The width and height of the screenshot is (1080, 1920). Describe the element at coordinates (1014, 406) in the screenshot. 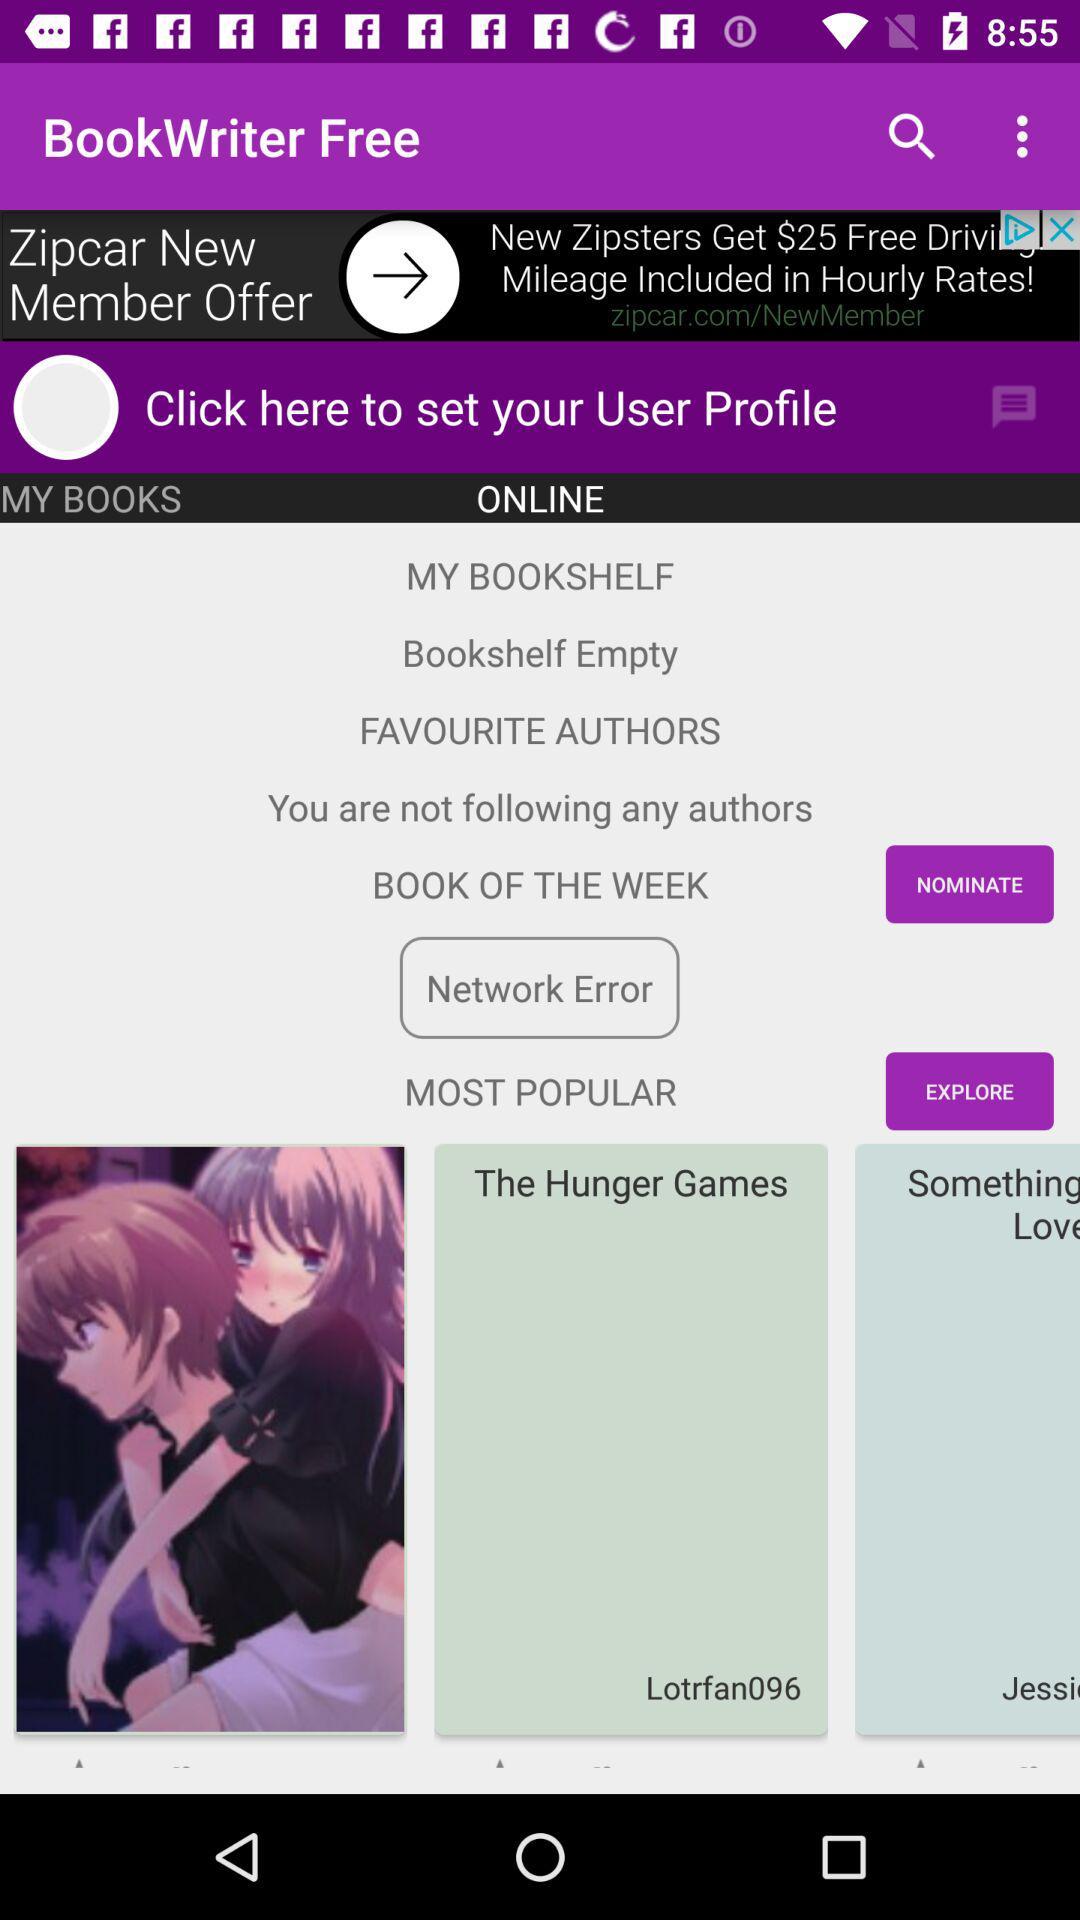

I see `the chat icon` at that location.